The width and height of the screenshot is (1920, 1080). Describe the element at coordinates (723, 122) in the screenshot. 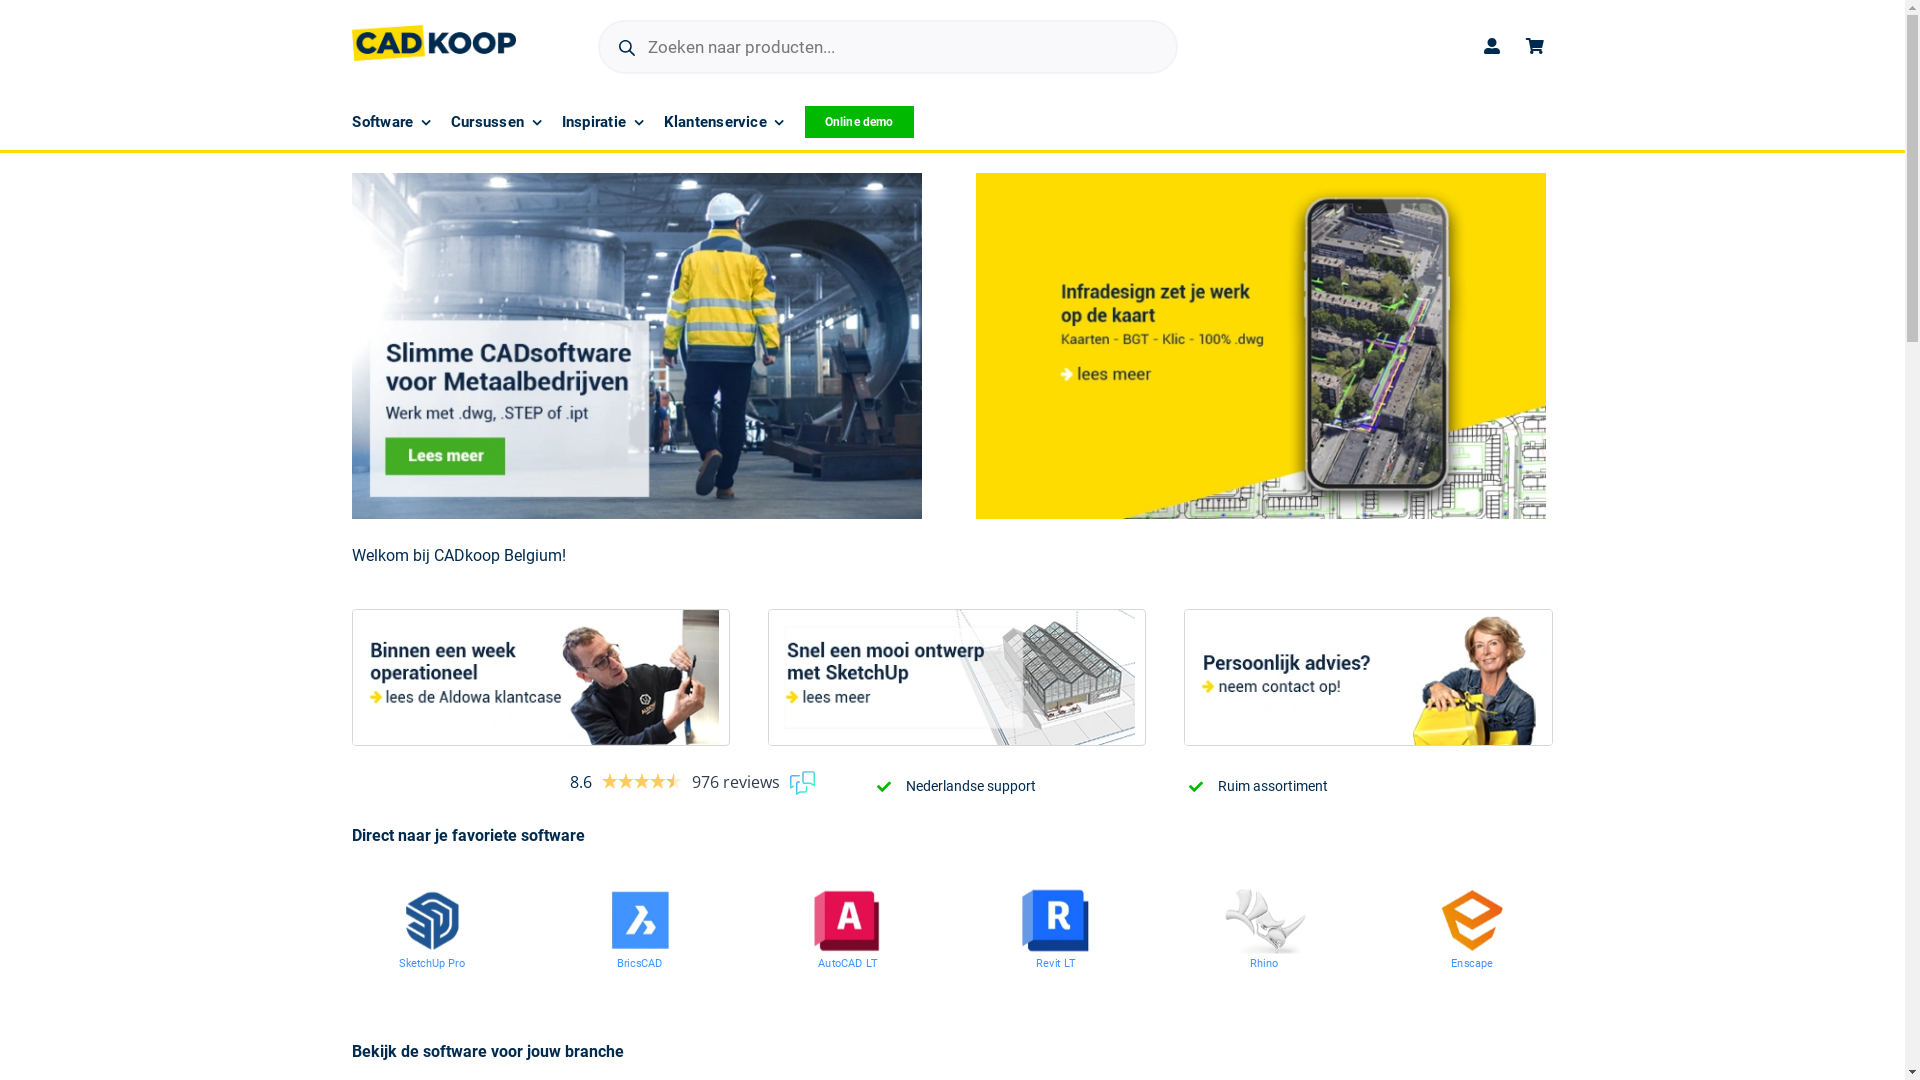

I see `'Klantenservice'` at that location.